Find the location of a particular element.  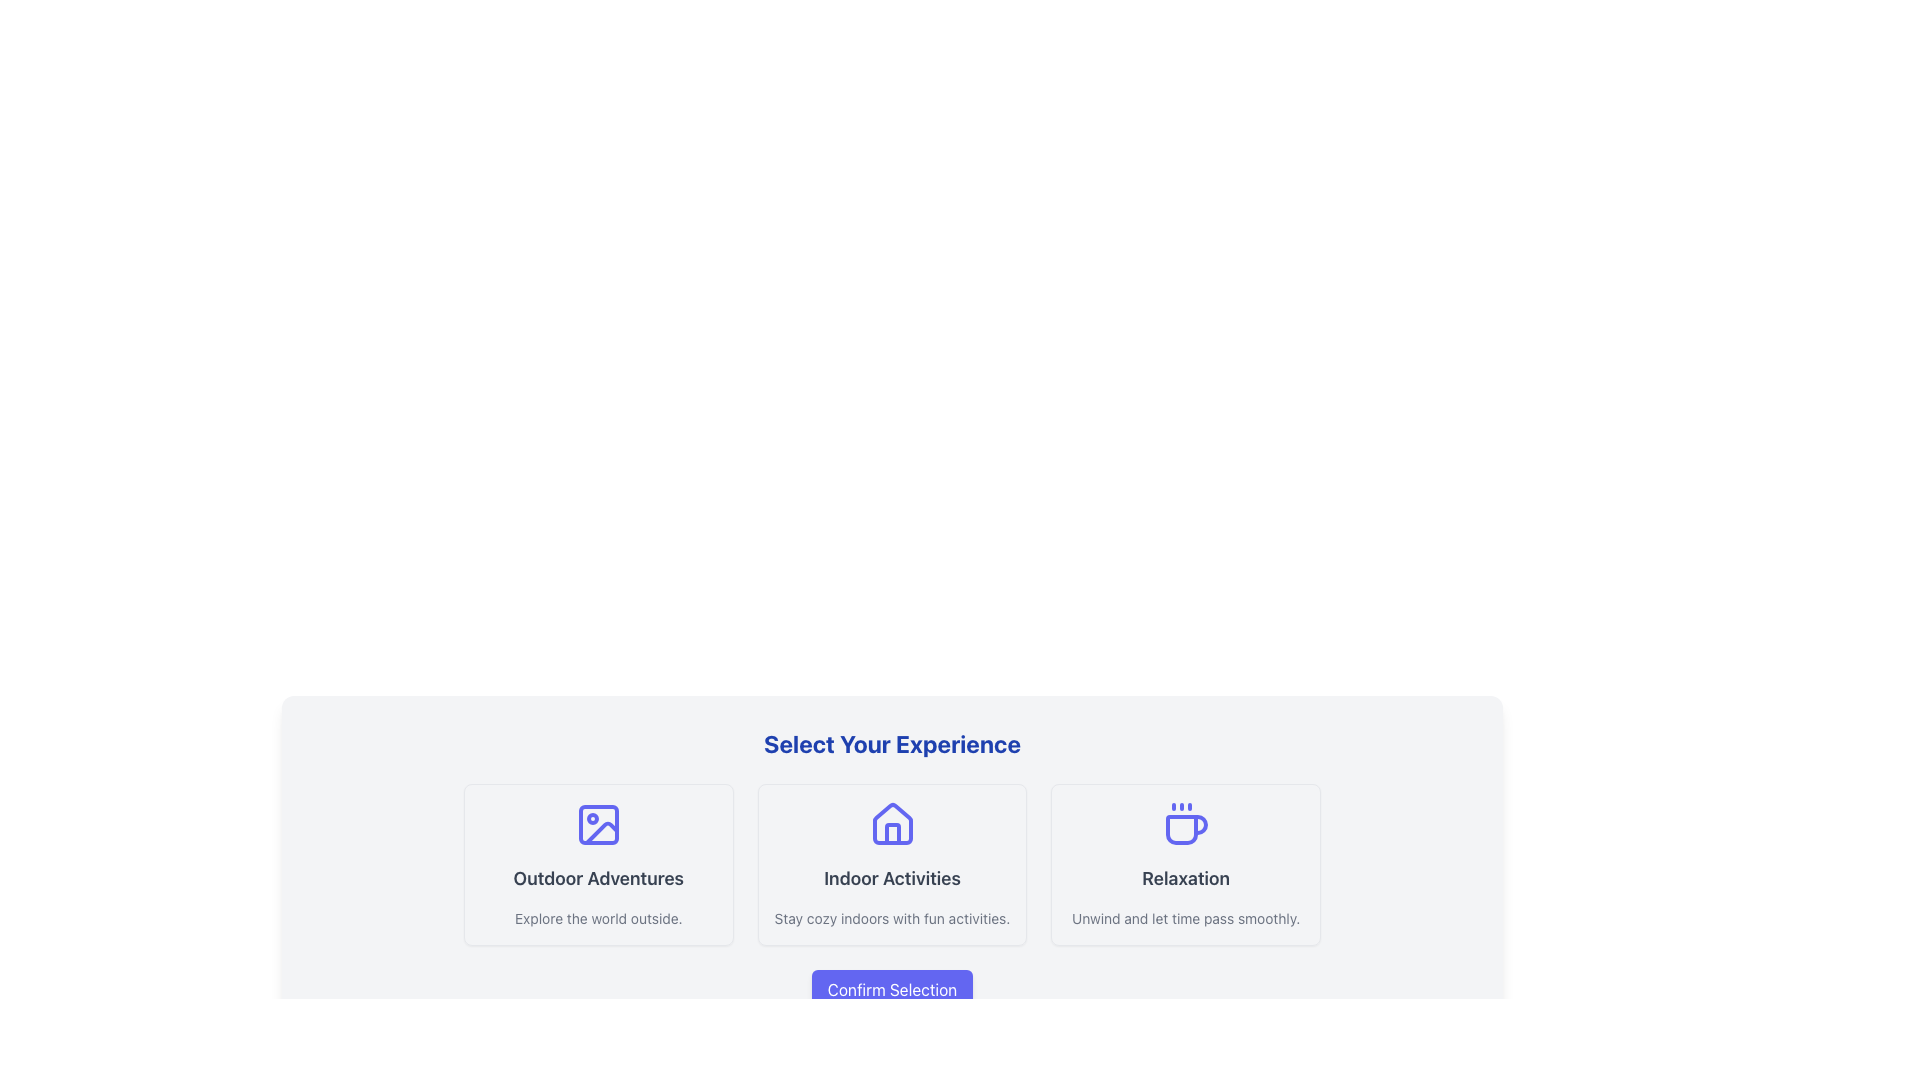

the static text element that reads 'Stay cozy indoors with fun activities.' located at the bottom of the 'Indoor Activities' card is located at coordinates (891, 918).